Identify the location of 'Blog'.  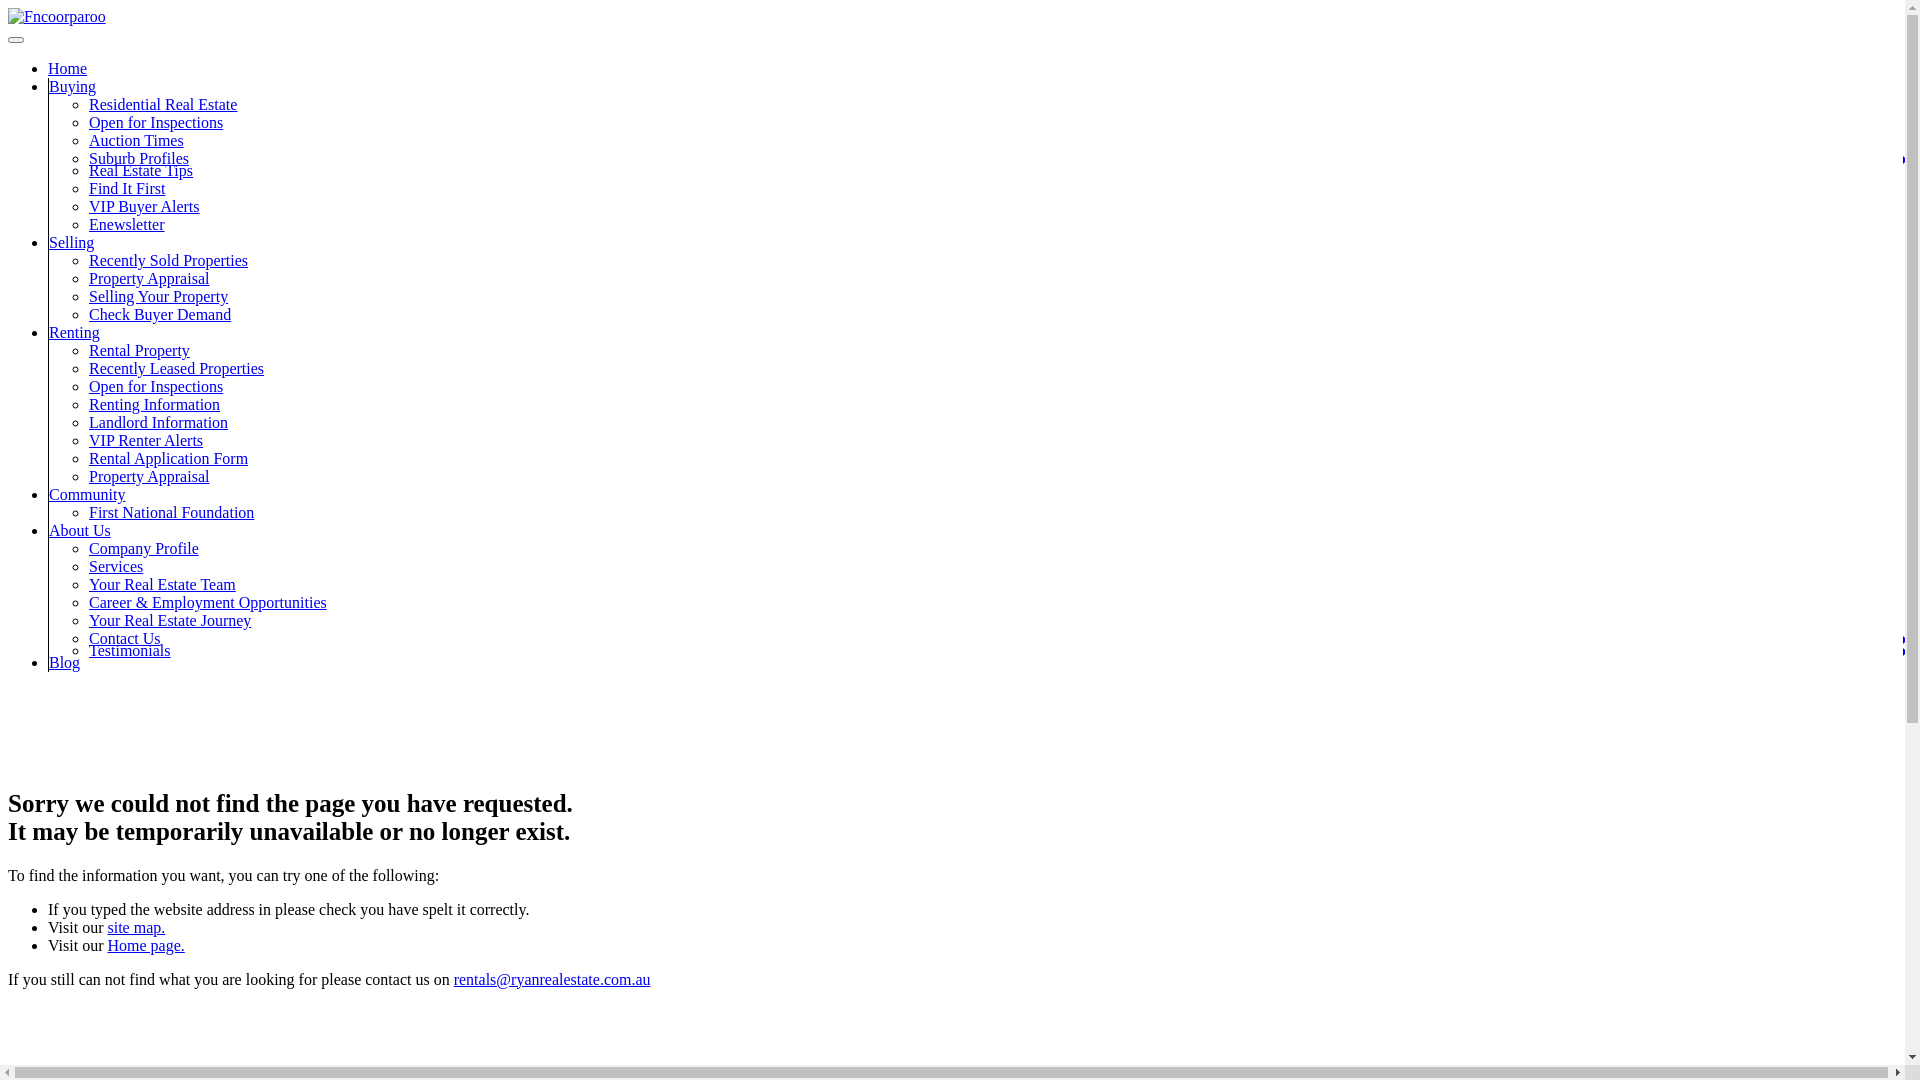
(64, 662).